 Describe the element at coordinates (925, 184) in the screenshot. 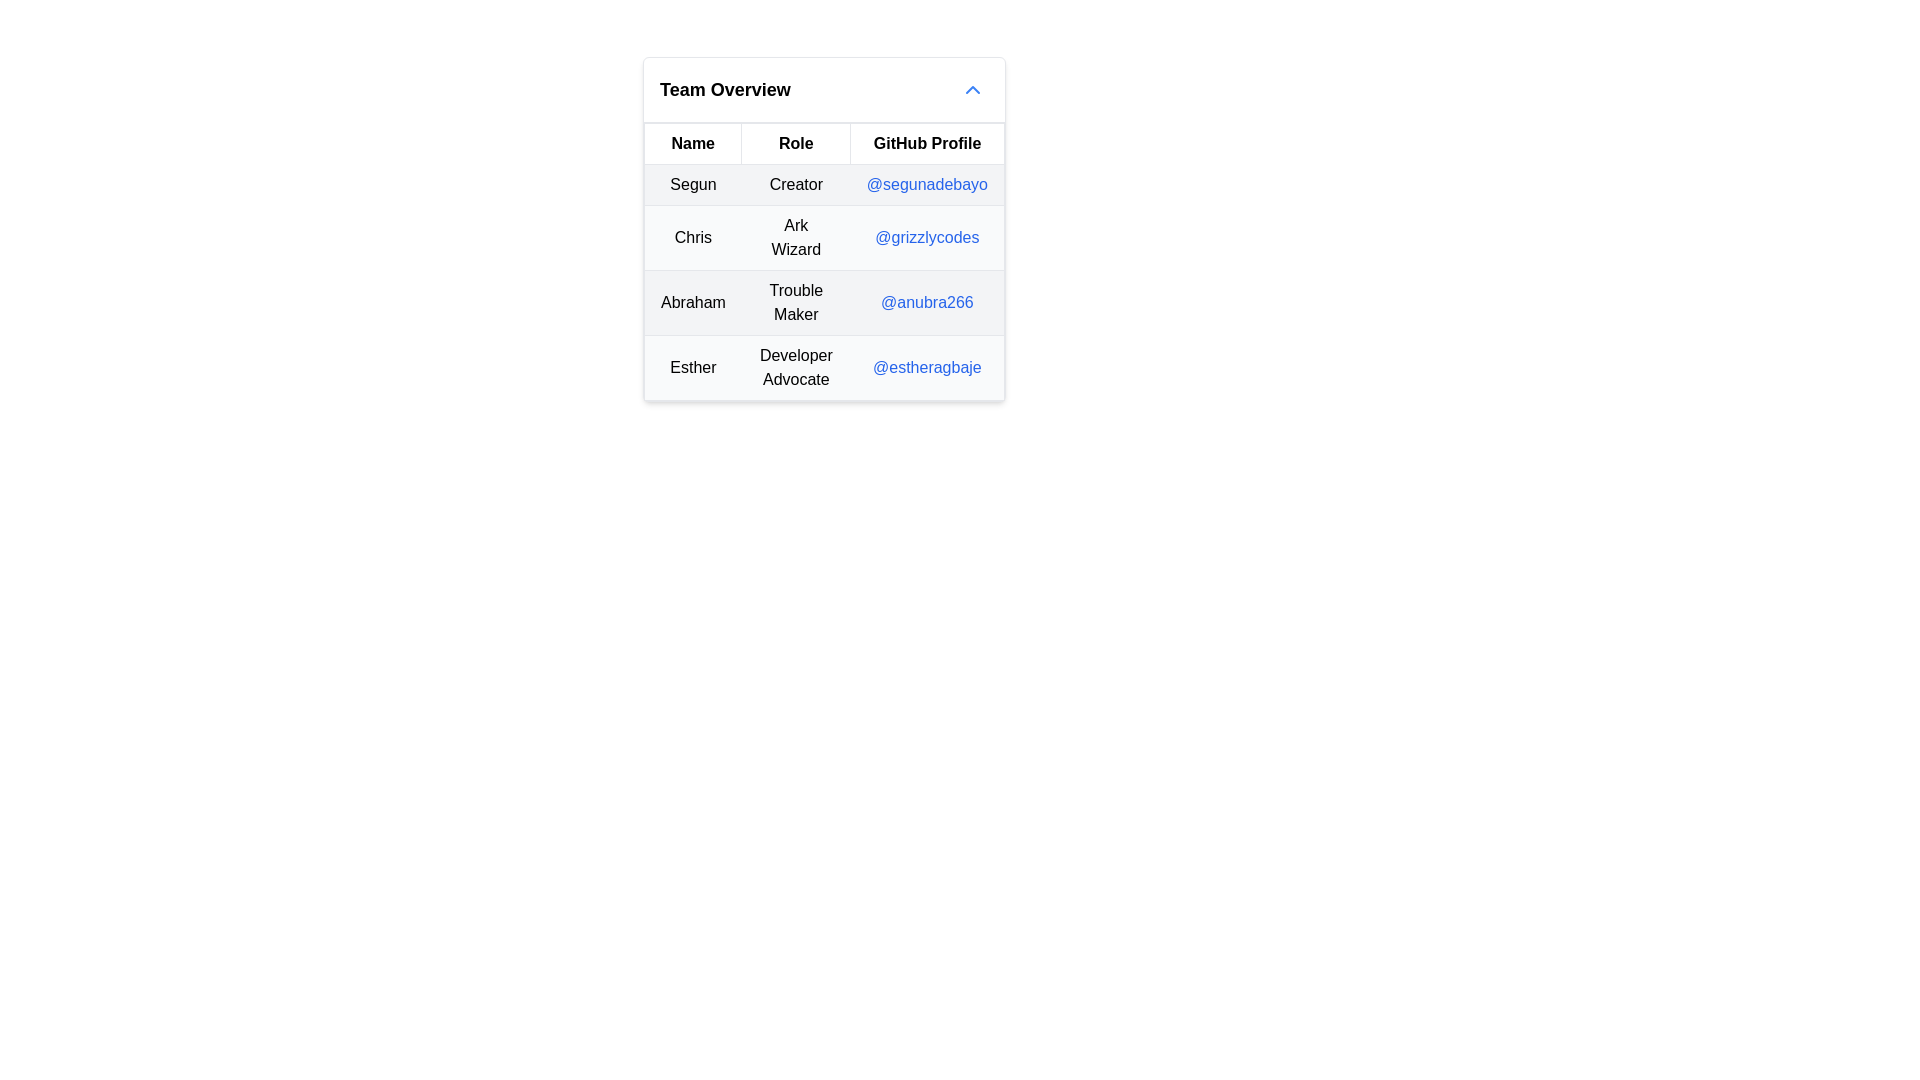

I see `the hyperlink '@segunadebayo' styled in blue and underlined, located` at that location.